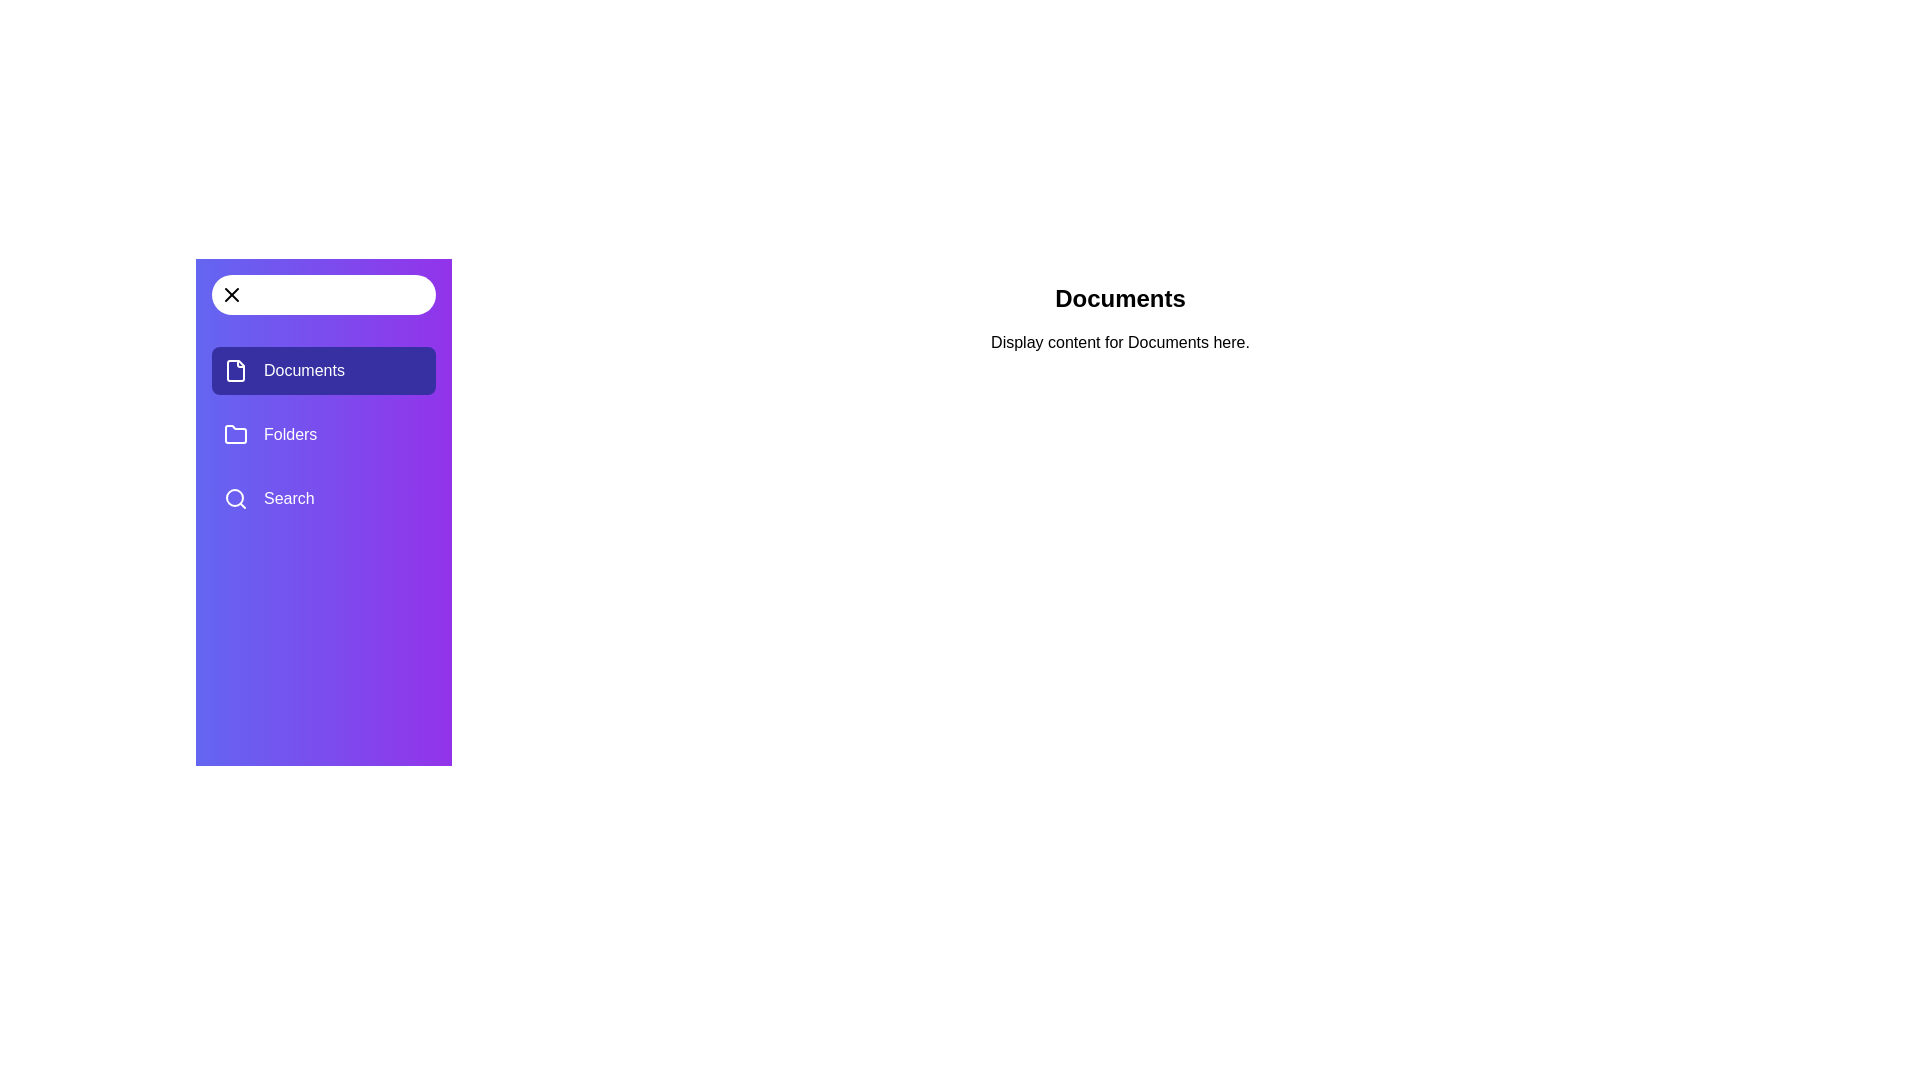 Image resolution: width=1920 pixels, height=1080 pixels. I want to click on the menu section Folders, so click(324, 434).